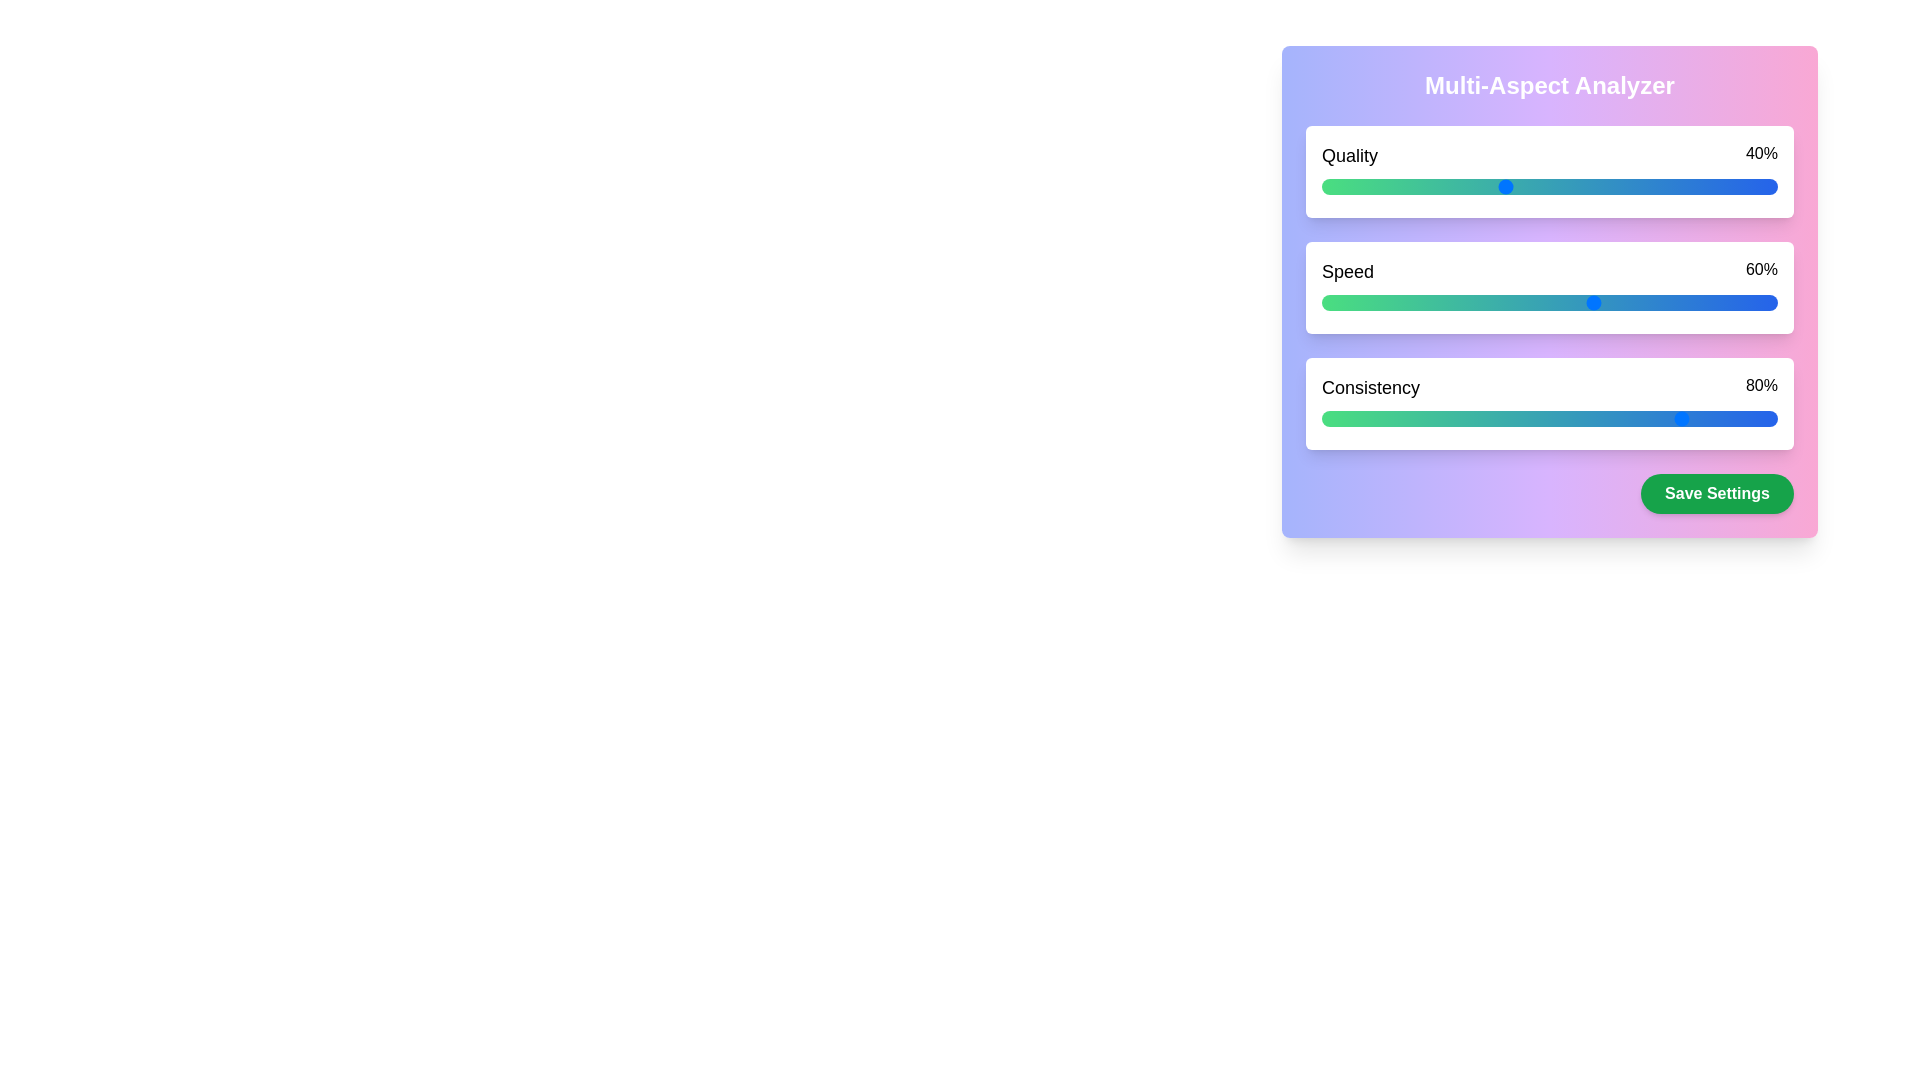 This screenshot has height=1080, width=1920. I want to click on the speed value, so click(1421, 303).